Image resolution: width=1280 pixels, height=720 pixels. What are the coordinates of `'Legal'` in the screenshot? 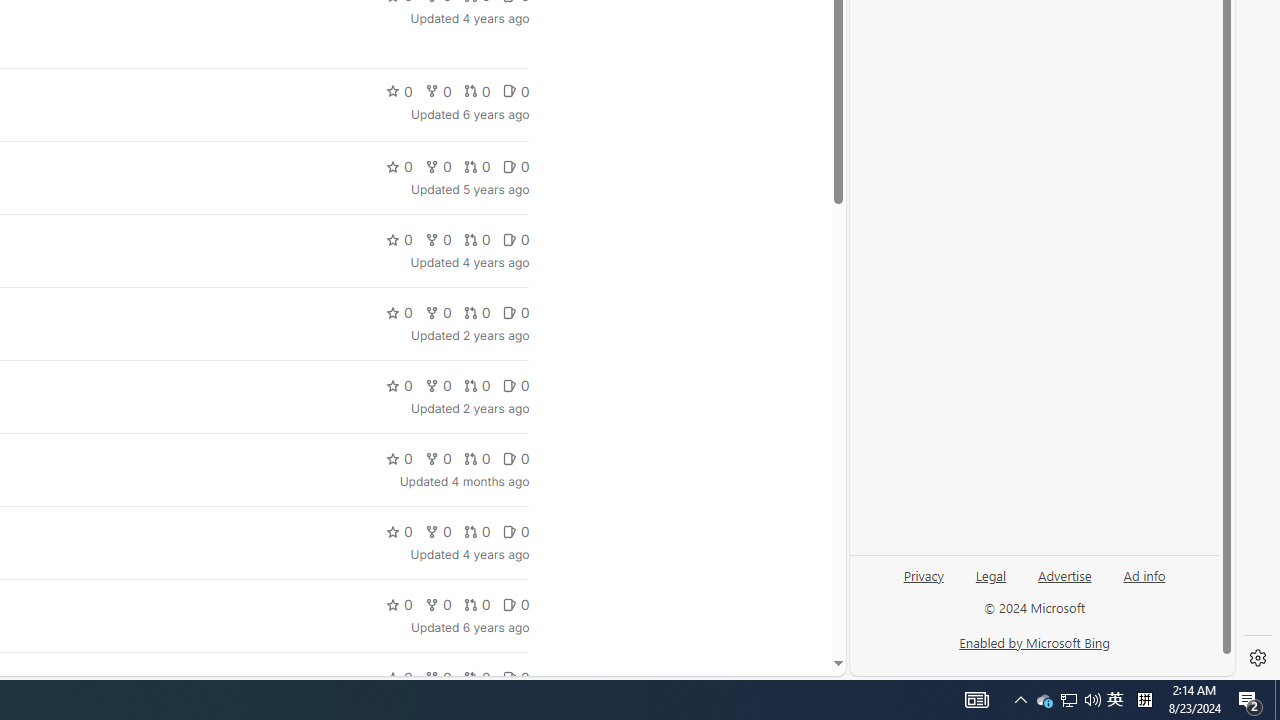 It's located at (990, 583).